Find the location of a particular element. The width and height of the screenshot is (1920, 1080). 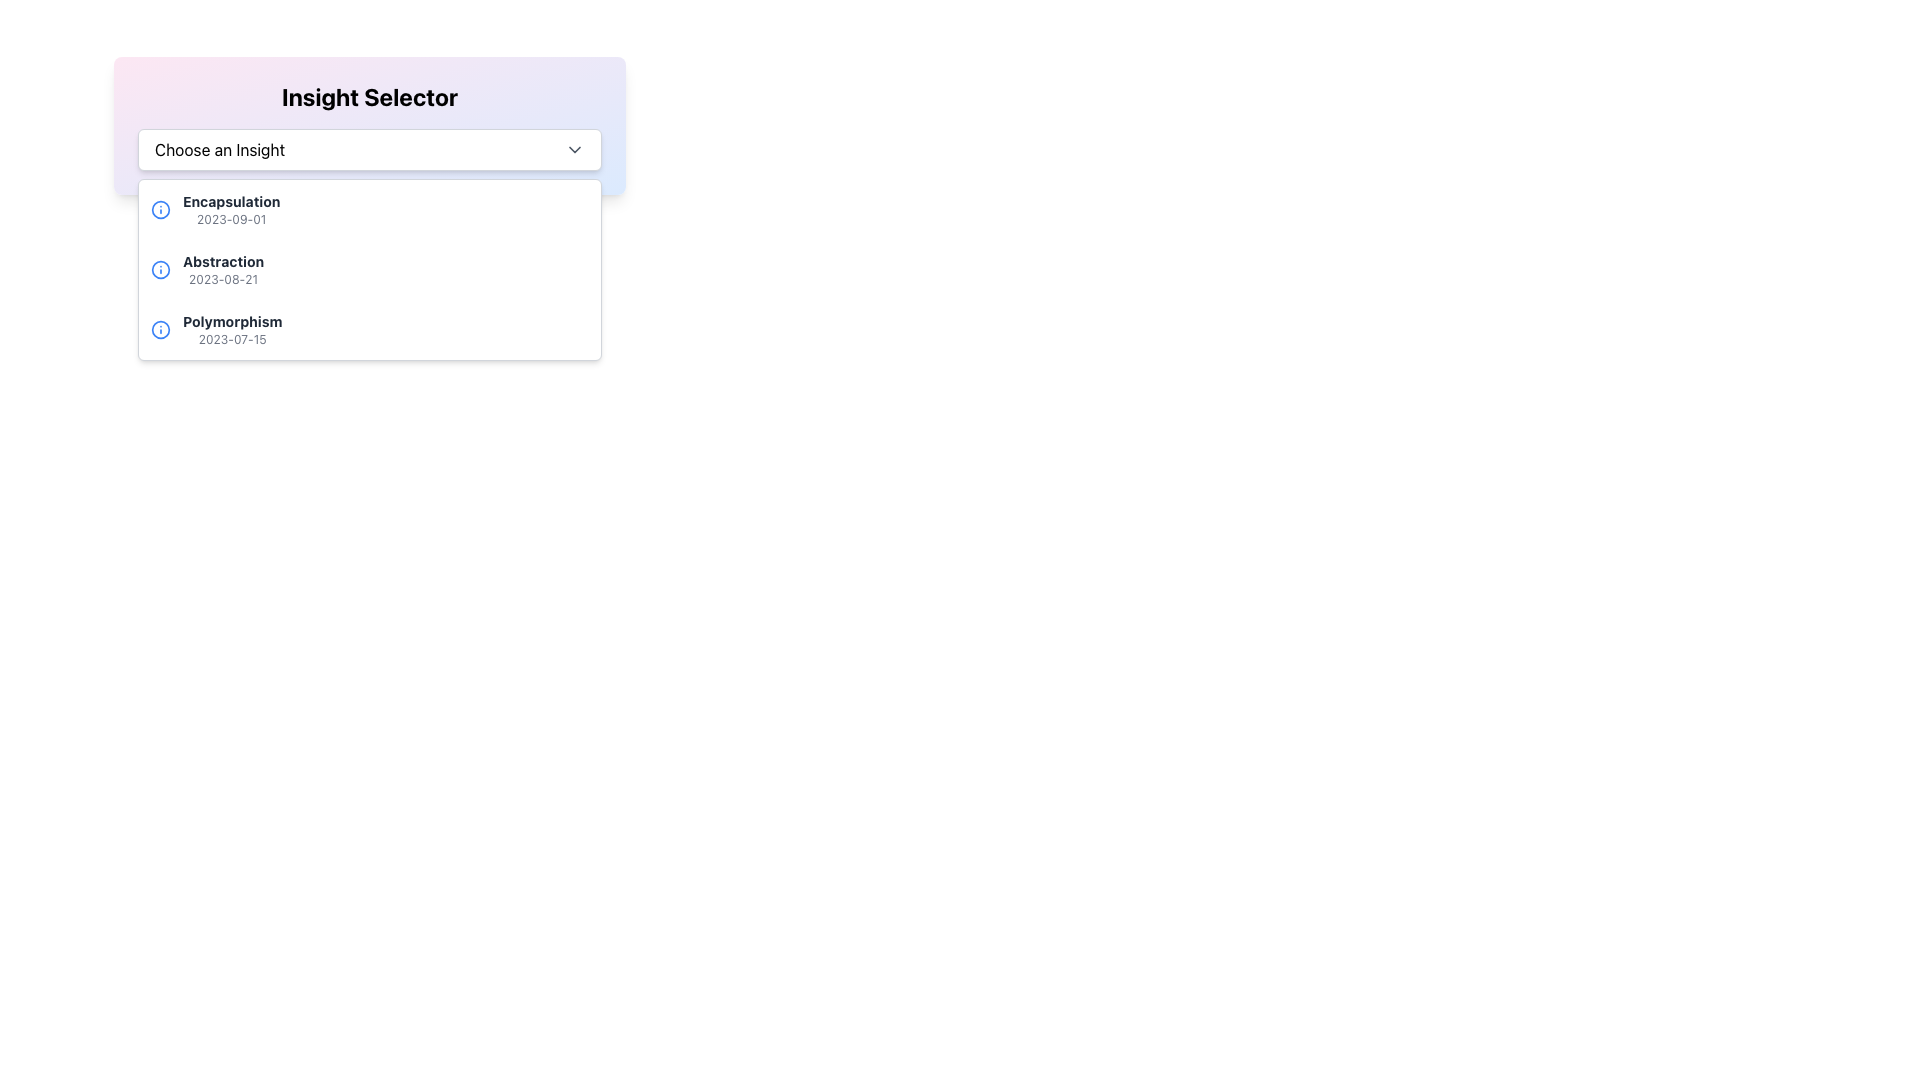

the informational icon located to the left of the list item labeled 'Polymorphism', which is the third item in the vertical list of insights is located at coordinates (161, 329).